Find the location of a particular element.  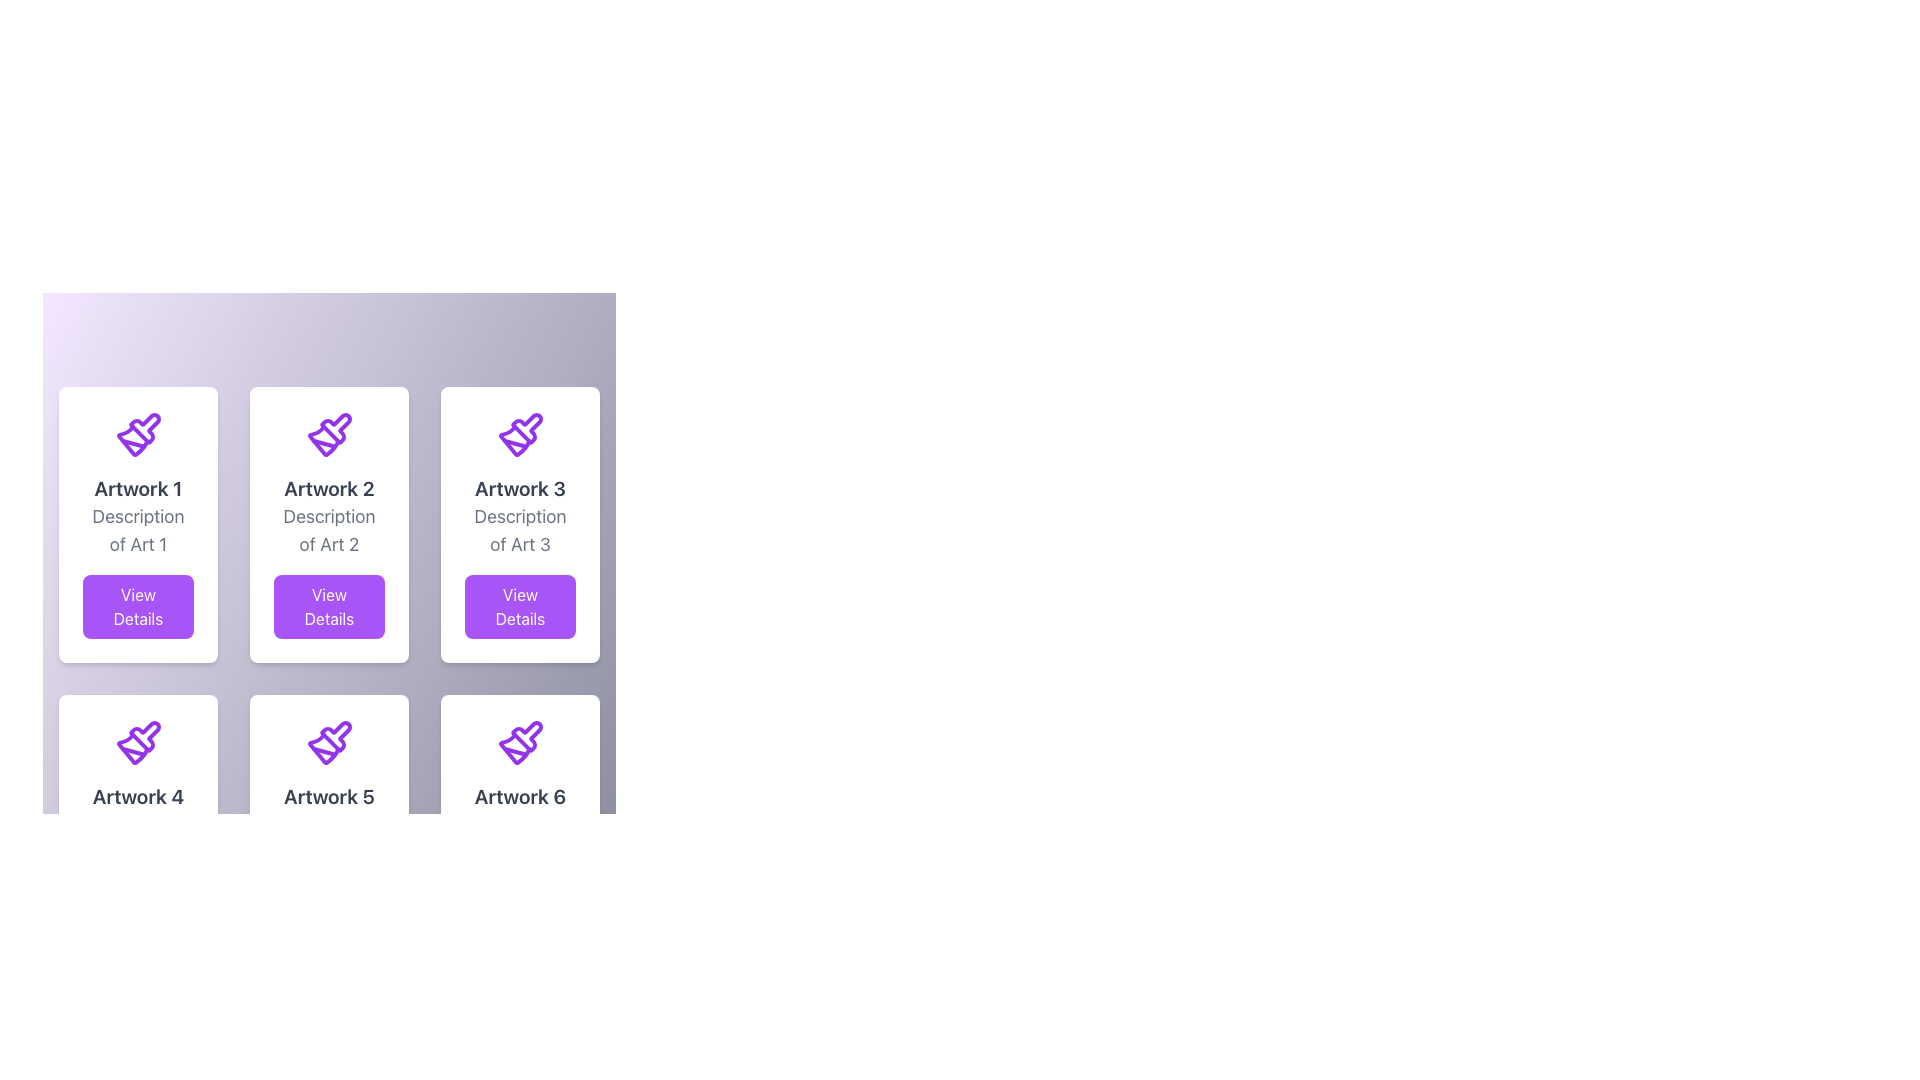

the Text Block providing a description of the artwork displayed in the second card, located below the title 'Artwork 2' and above the button 'View Details' is located at coordinates (329, 530).